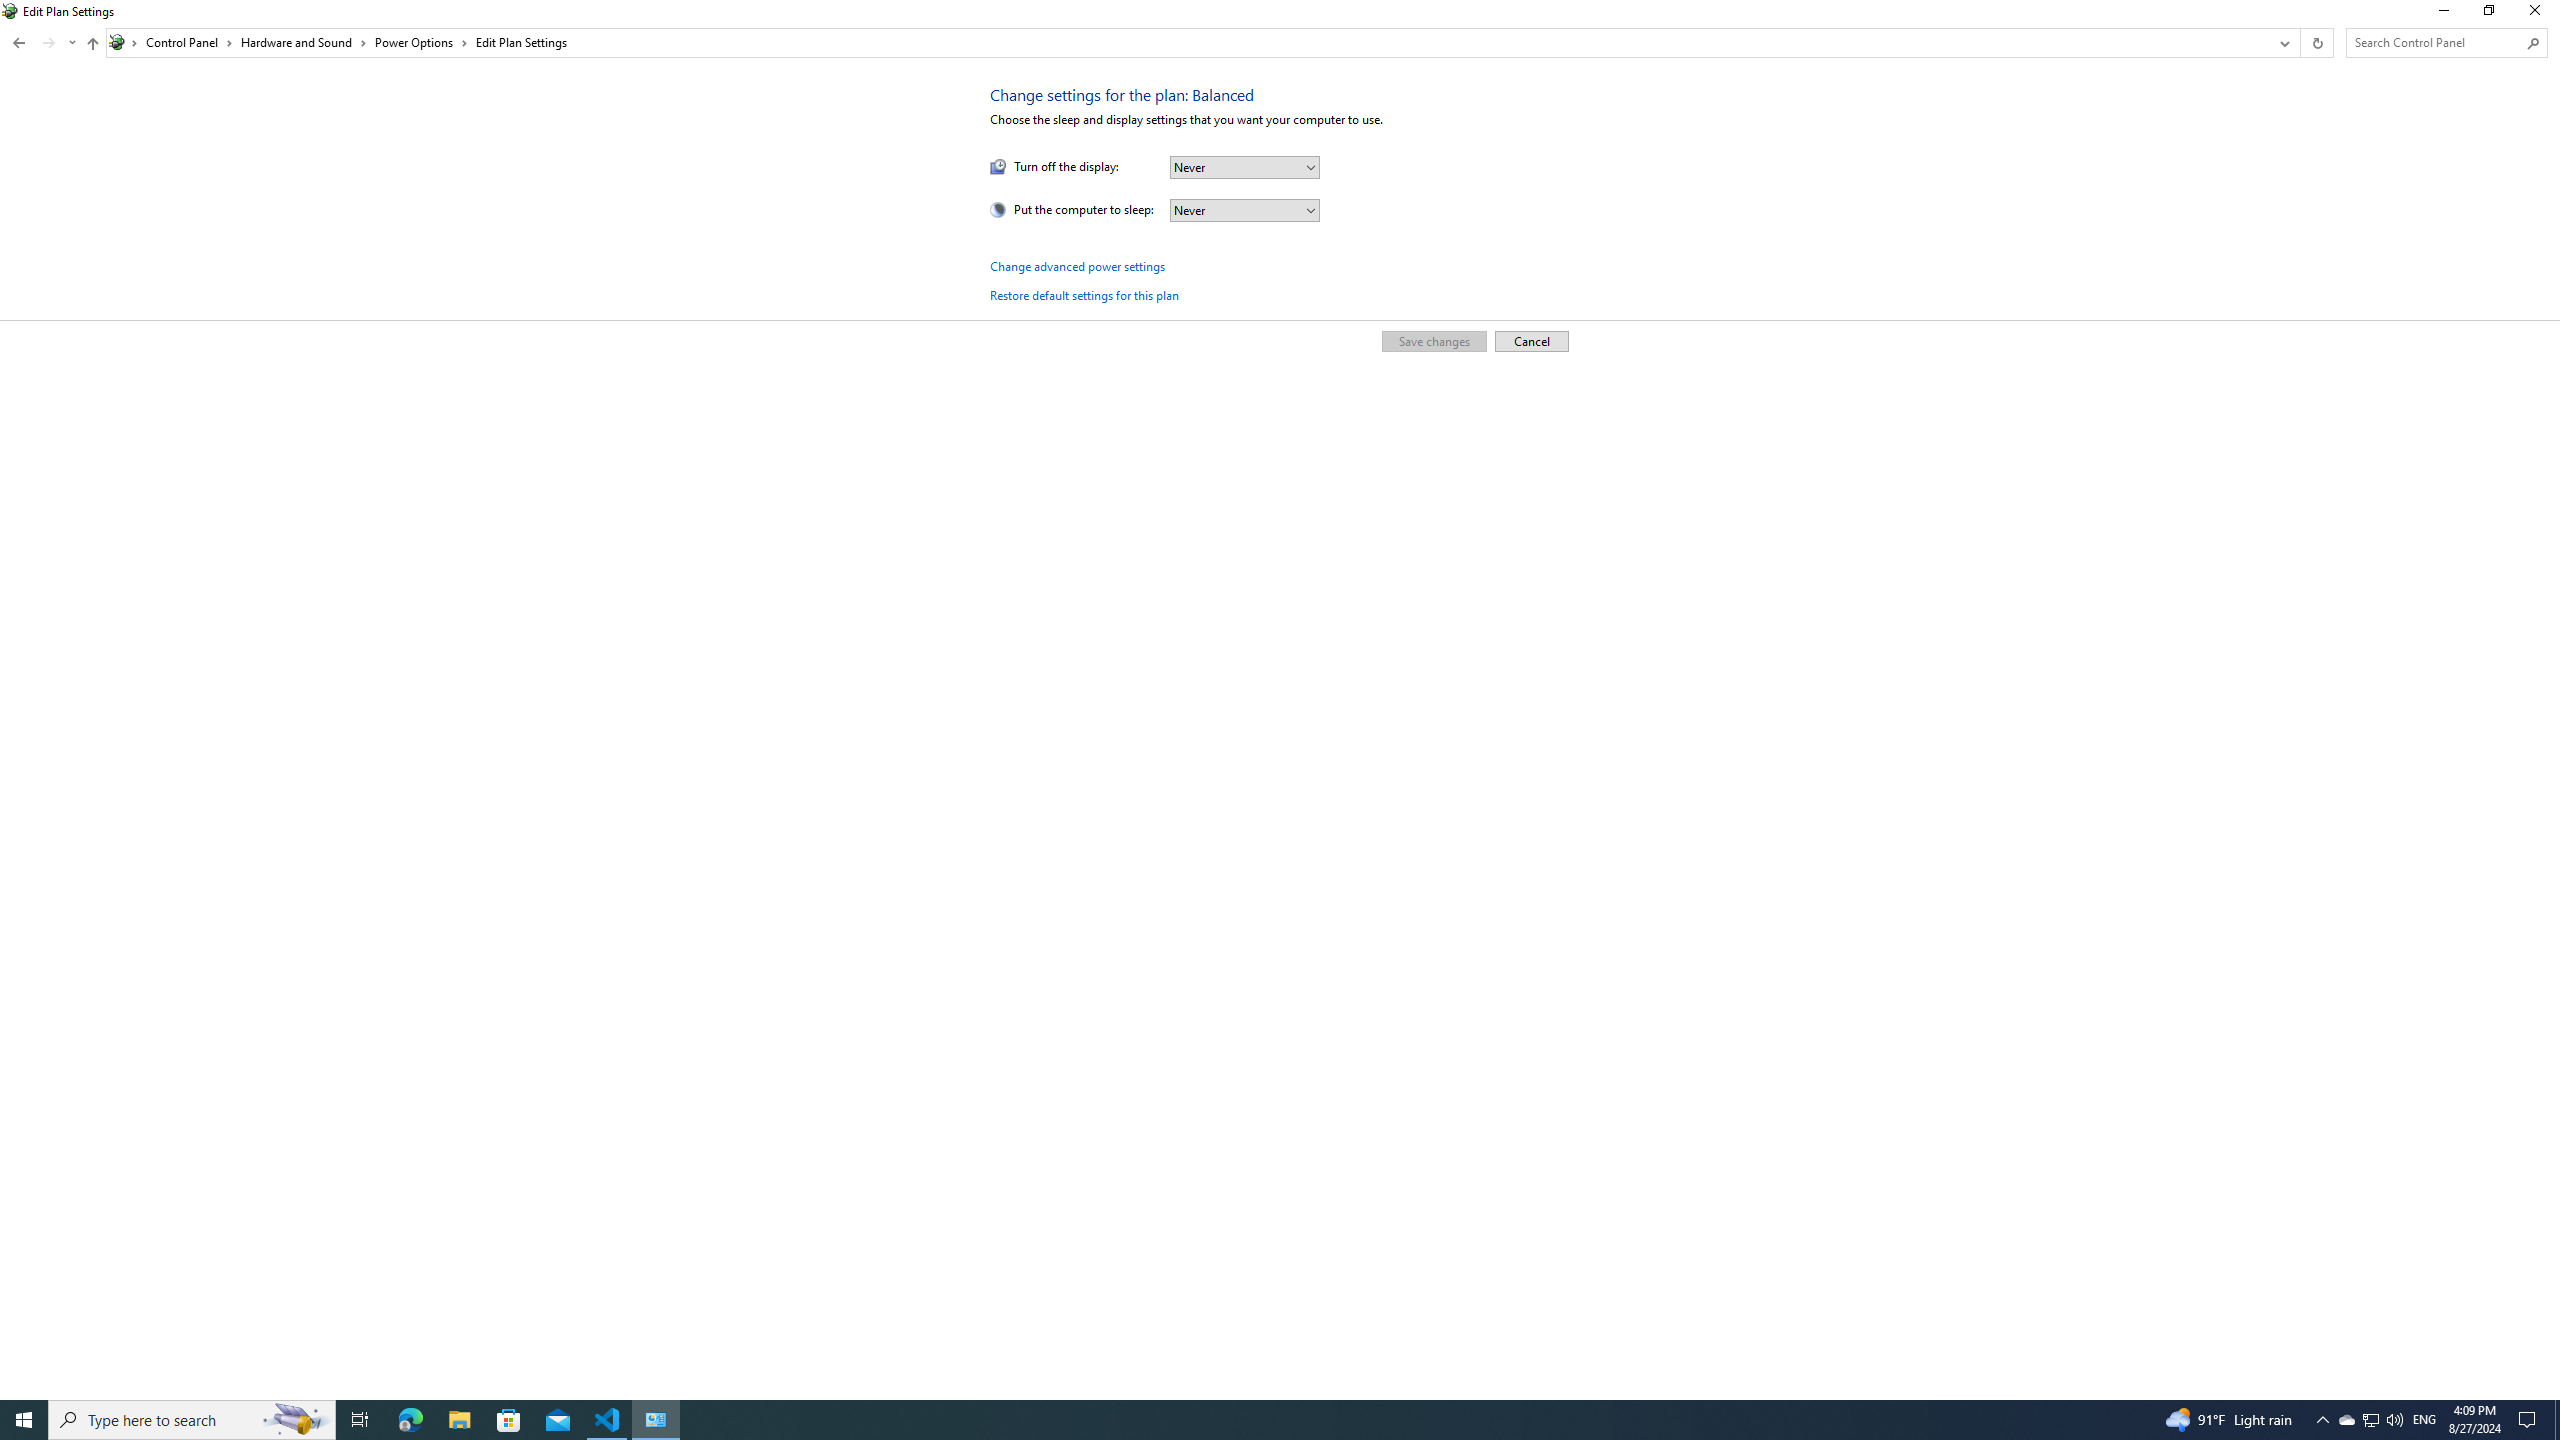 Image resolution: width=2560 pixels, height=1440 pixels. I want to click on 'Search highlights icon opens search home window', so click(294, 1418).